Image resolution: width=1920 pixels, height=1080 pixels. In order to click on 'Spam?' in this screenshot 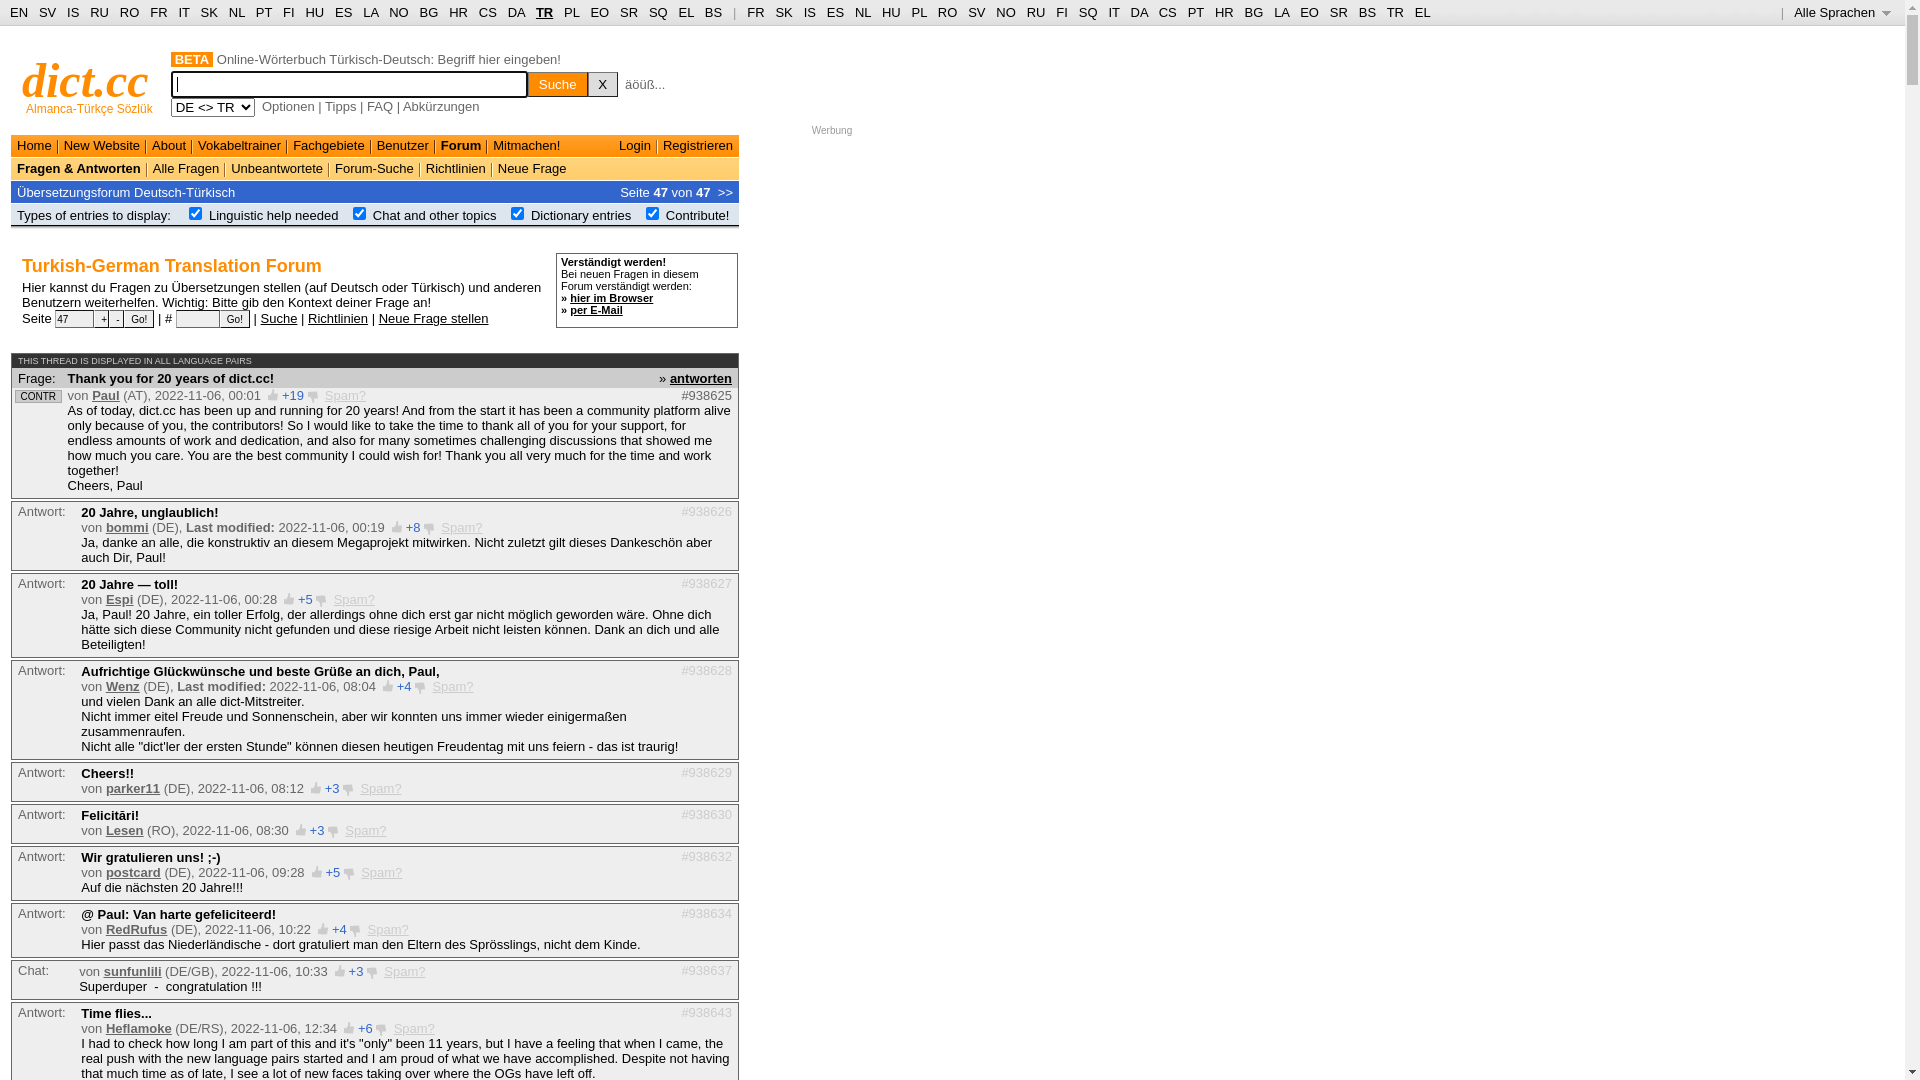, I will do `click(345, 830)`.